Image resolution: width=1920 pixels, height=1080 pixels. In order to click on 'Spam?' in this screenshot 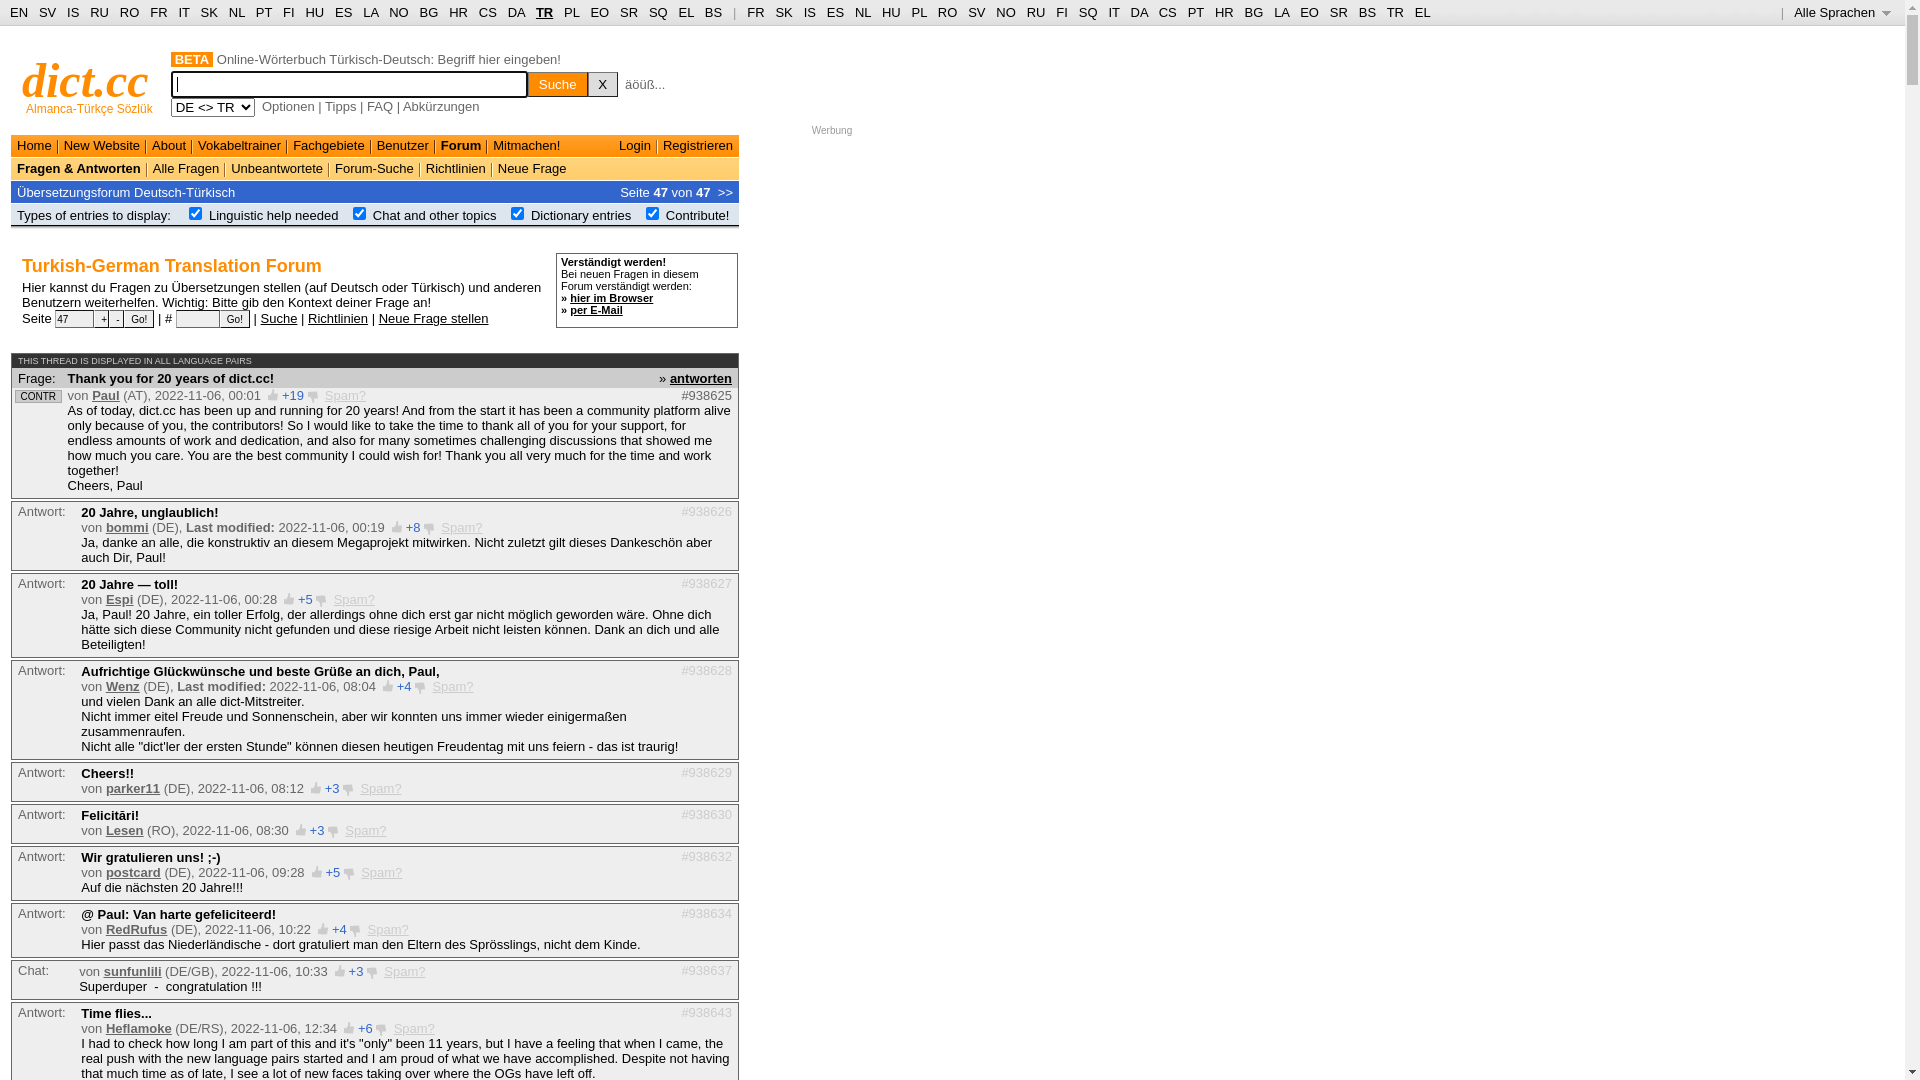, I will do `click(345, 830)`.